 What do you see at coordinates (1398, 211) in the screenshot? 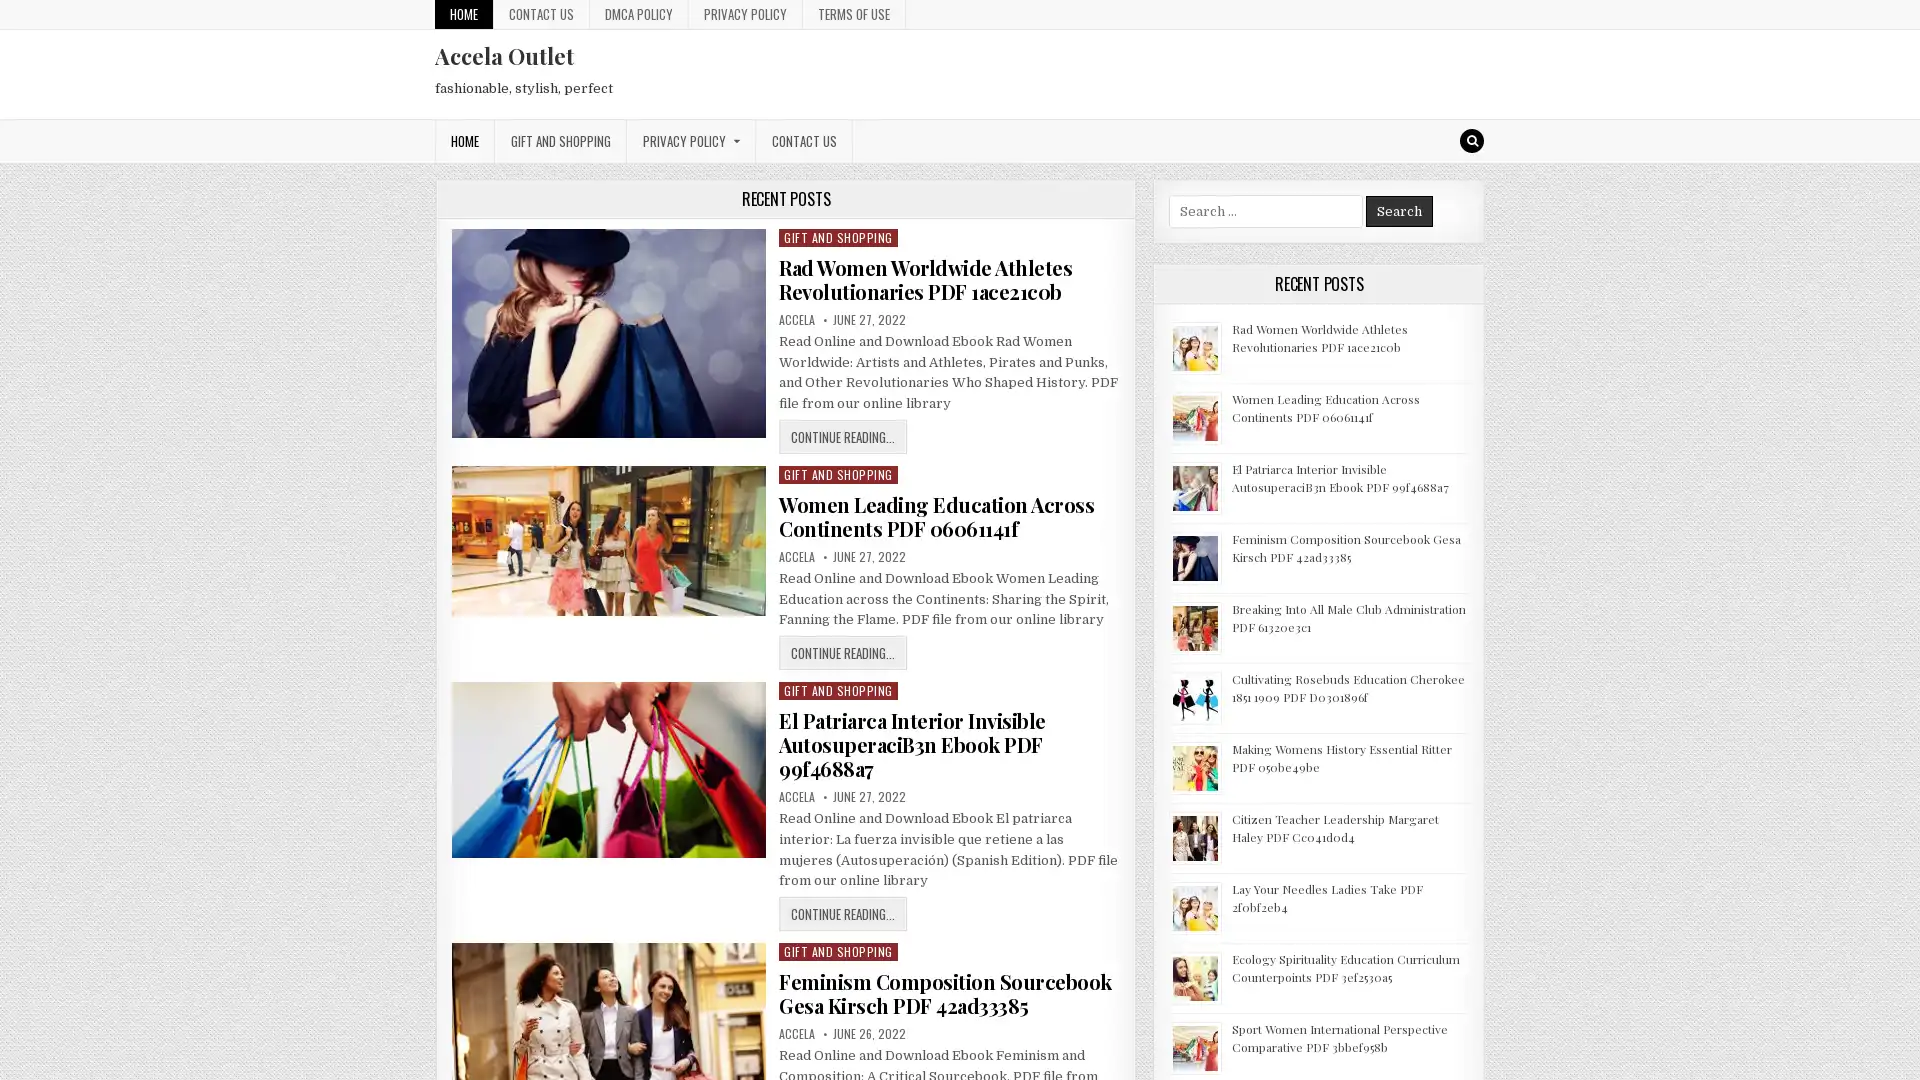
I see `Search` at bounding box center [1398, 211].